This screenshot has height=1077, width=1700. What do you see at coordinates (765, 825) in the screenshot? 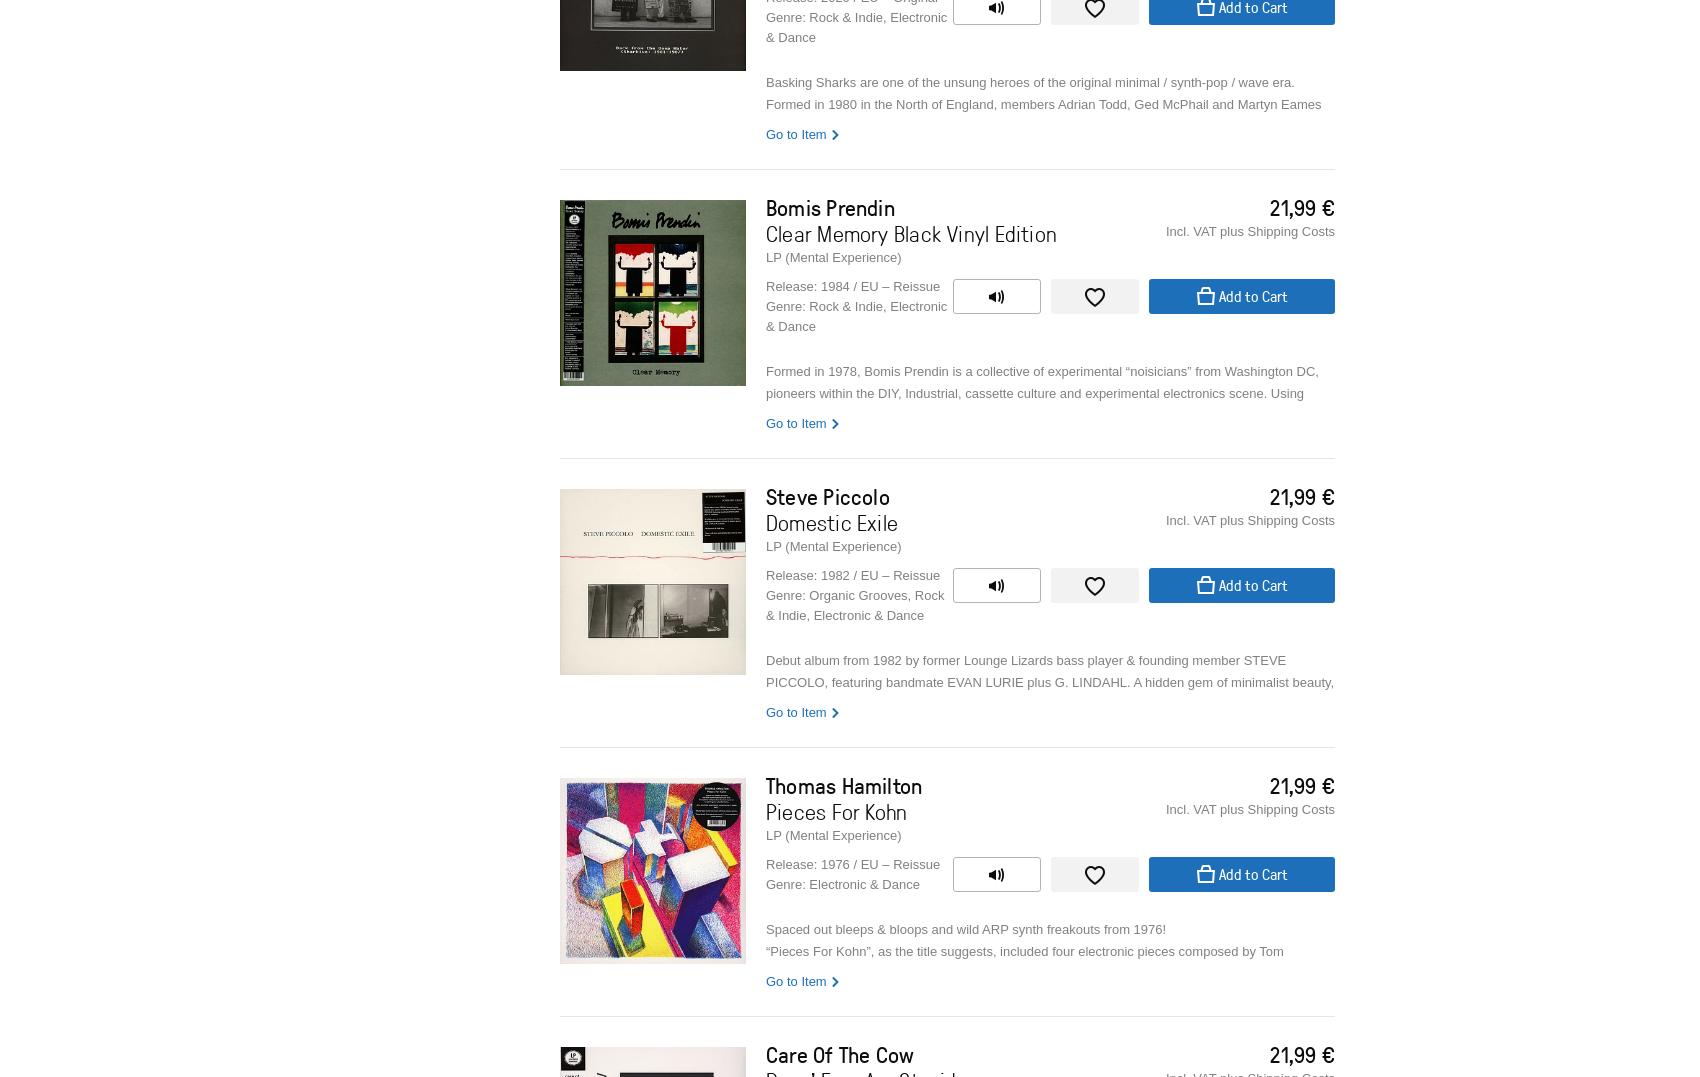
I see `'“Domestic Exile” was recorded one year after the seminal Lounge Lizards debut, at a time when Steve was living a kinda schizophrenic existence: working at Wall Street by day and going to clubs and art spaces almost every evening (he was one of the artists filmed for the No Wave documentary “135 Grand Street New York 1979”).'` at bounding box center [765, 825].